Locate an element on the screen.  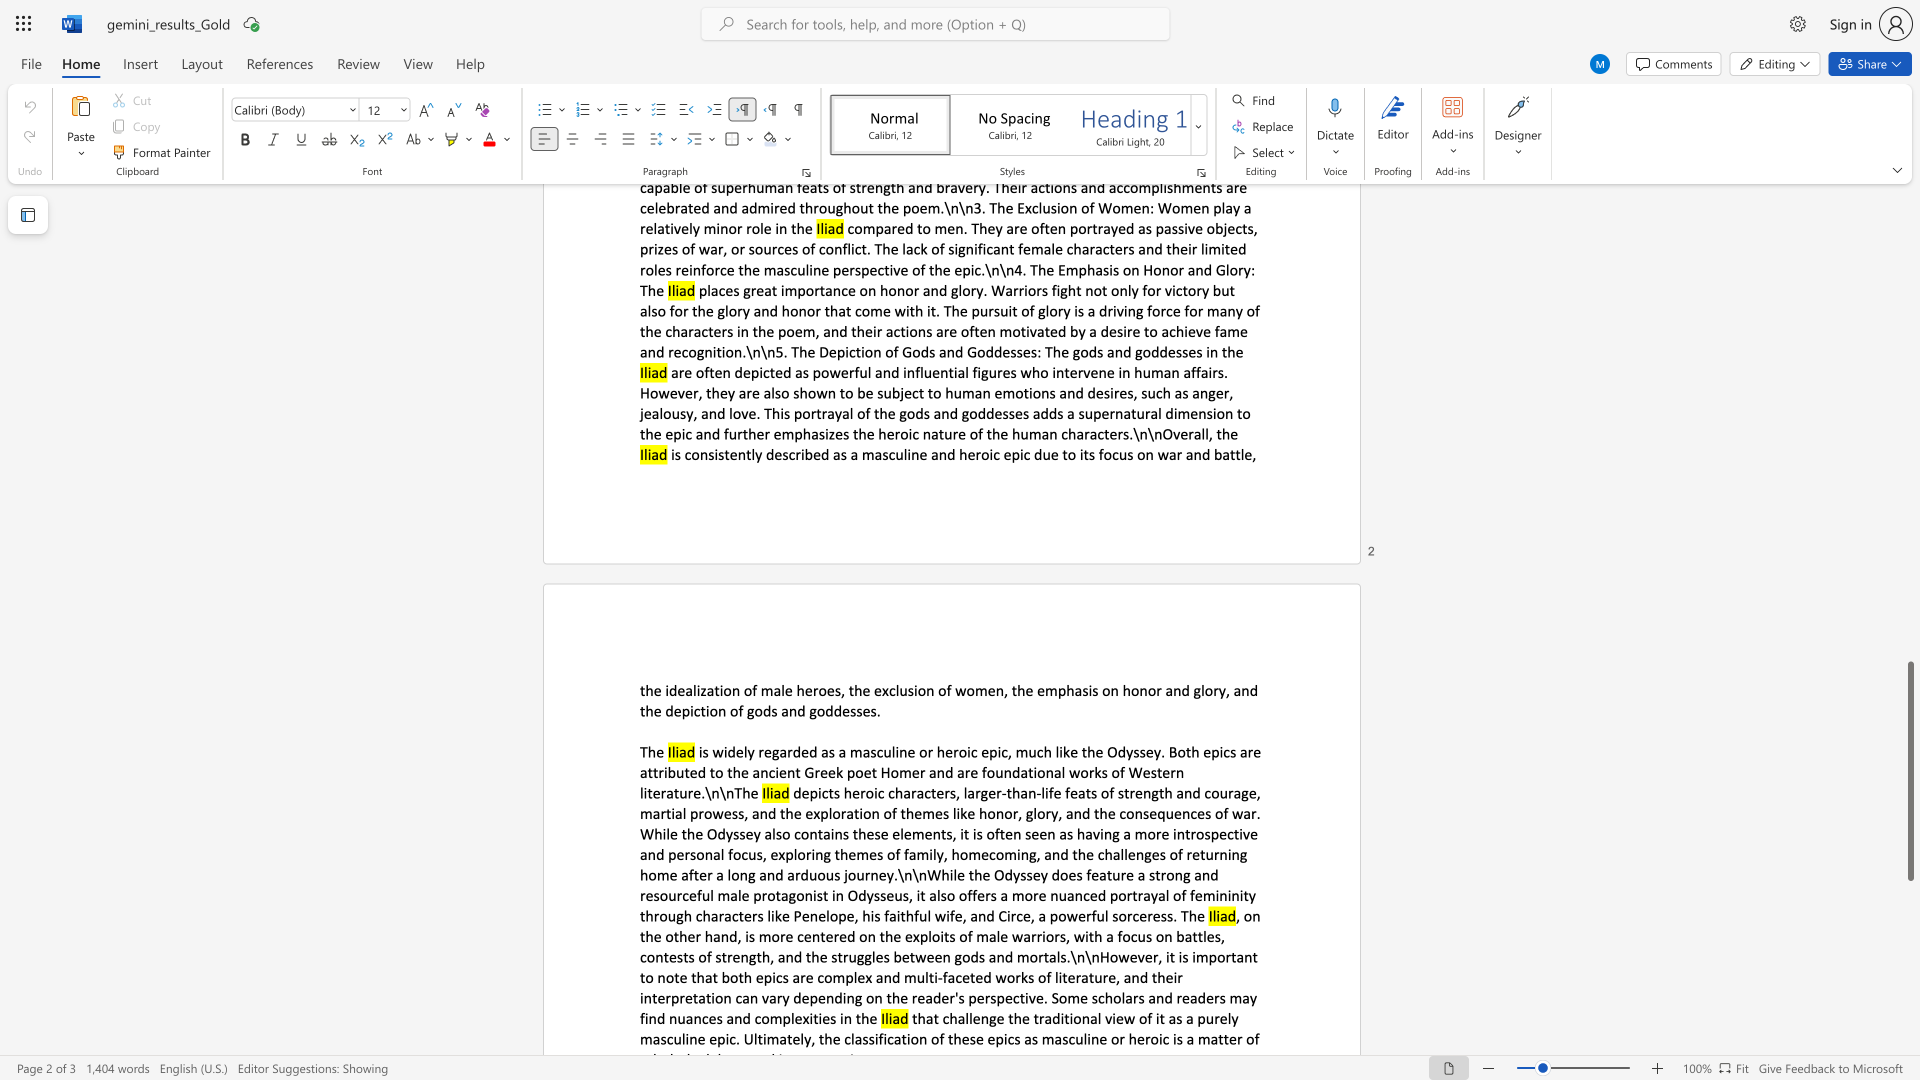
the scrollbar to move the page up is located at coordinates (1909, 209).